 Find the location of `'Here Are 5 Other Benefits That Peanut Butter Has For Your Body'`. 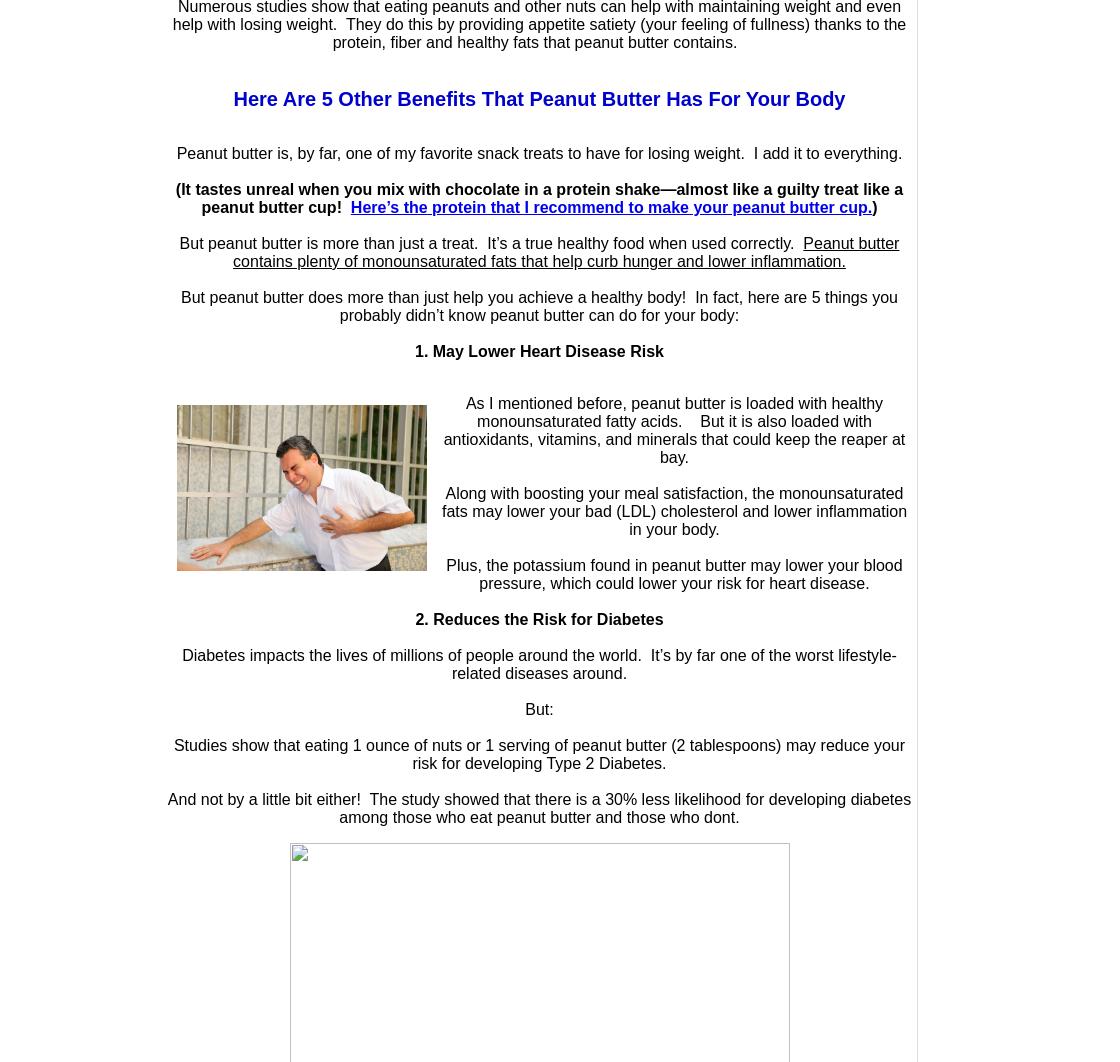

'Here Are 5 Other Benefits That Peanut Butter Has For Your Body' is located at coordinates (539, 98).